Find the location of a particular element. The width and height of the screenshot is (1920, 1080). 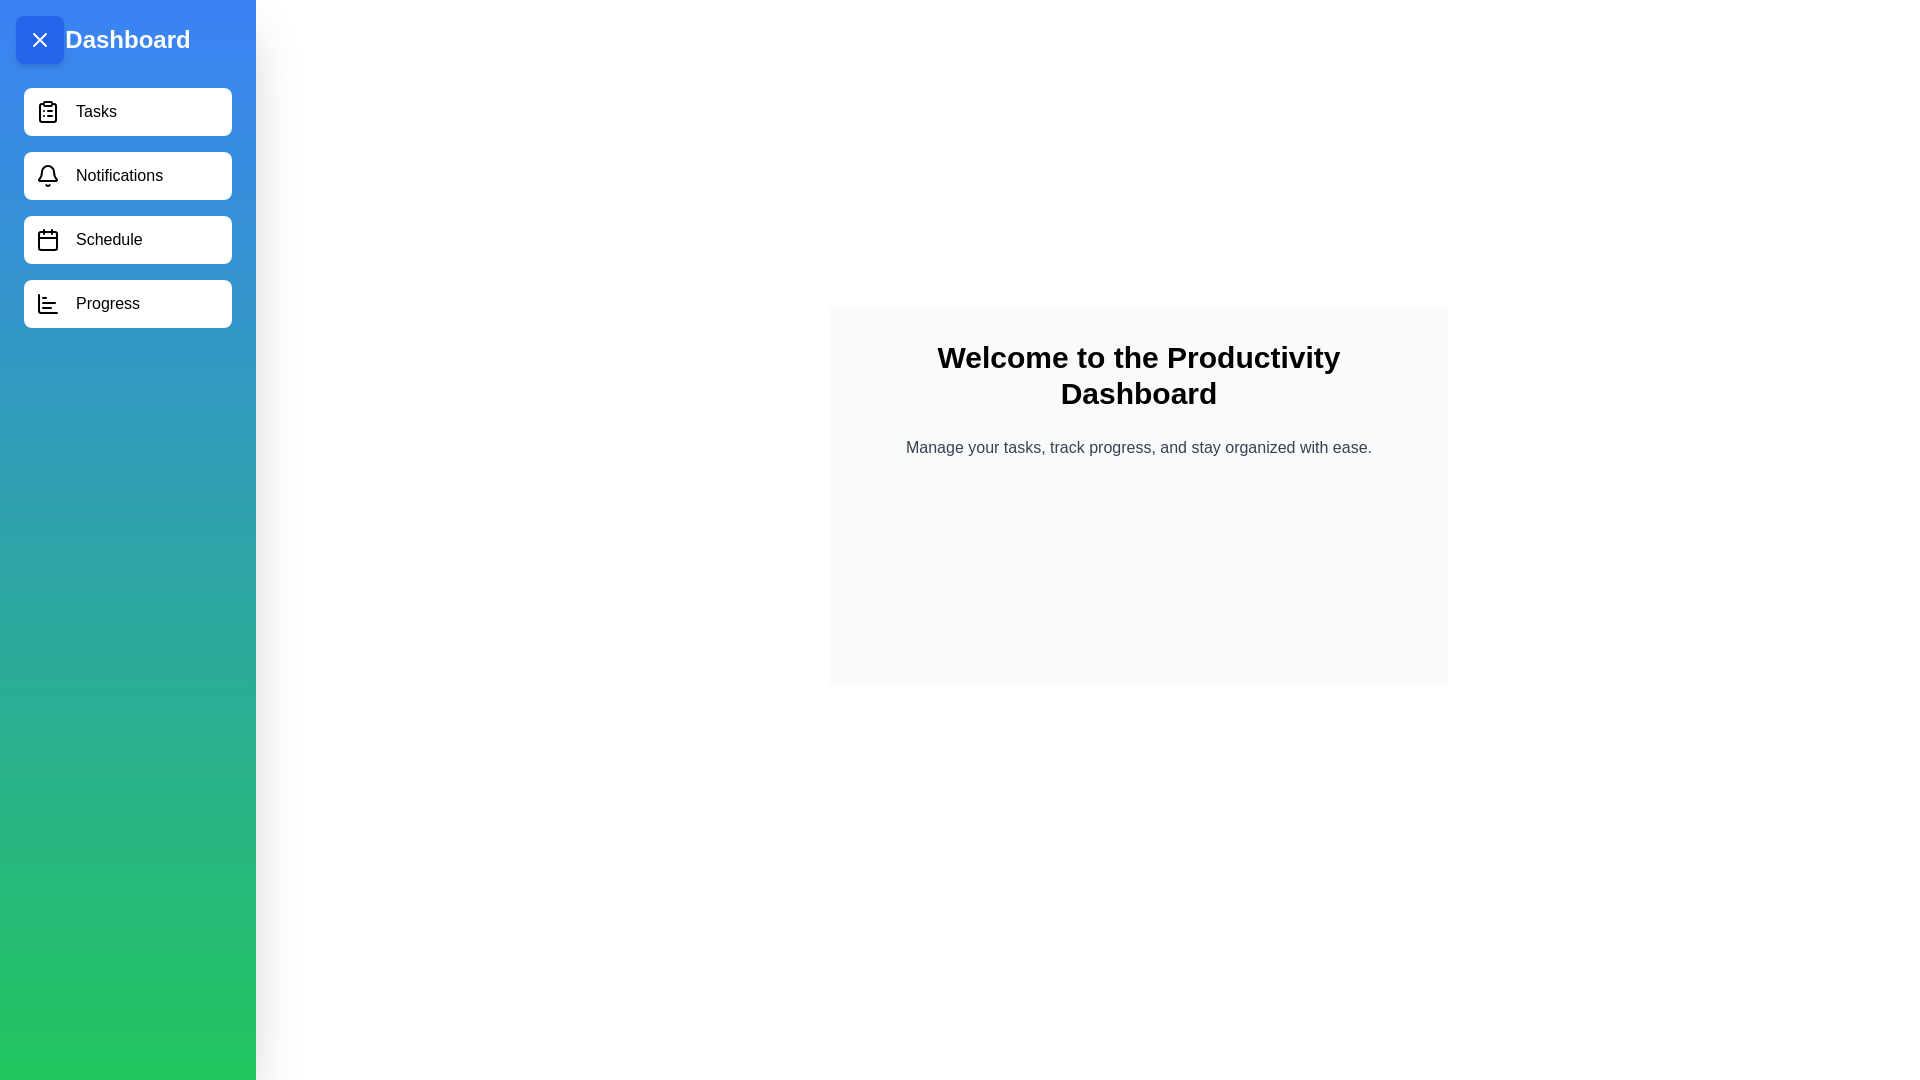

the menu item Schedule from the drawer is located at coordinates (127, 238).